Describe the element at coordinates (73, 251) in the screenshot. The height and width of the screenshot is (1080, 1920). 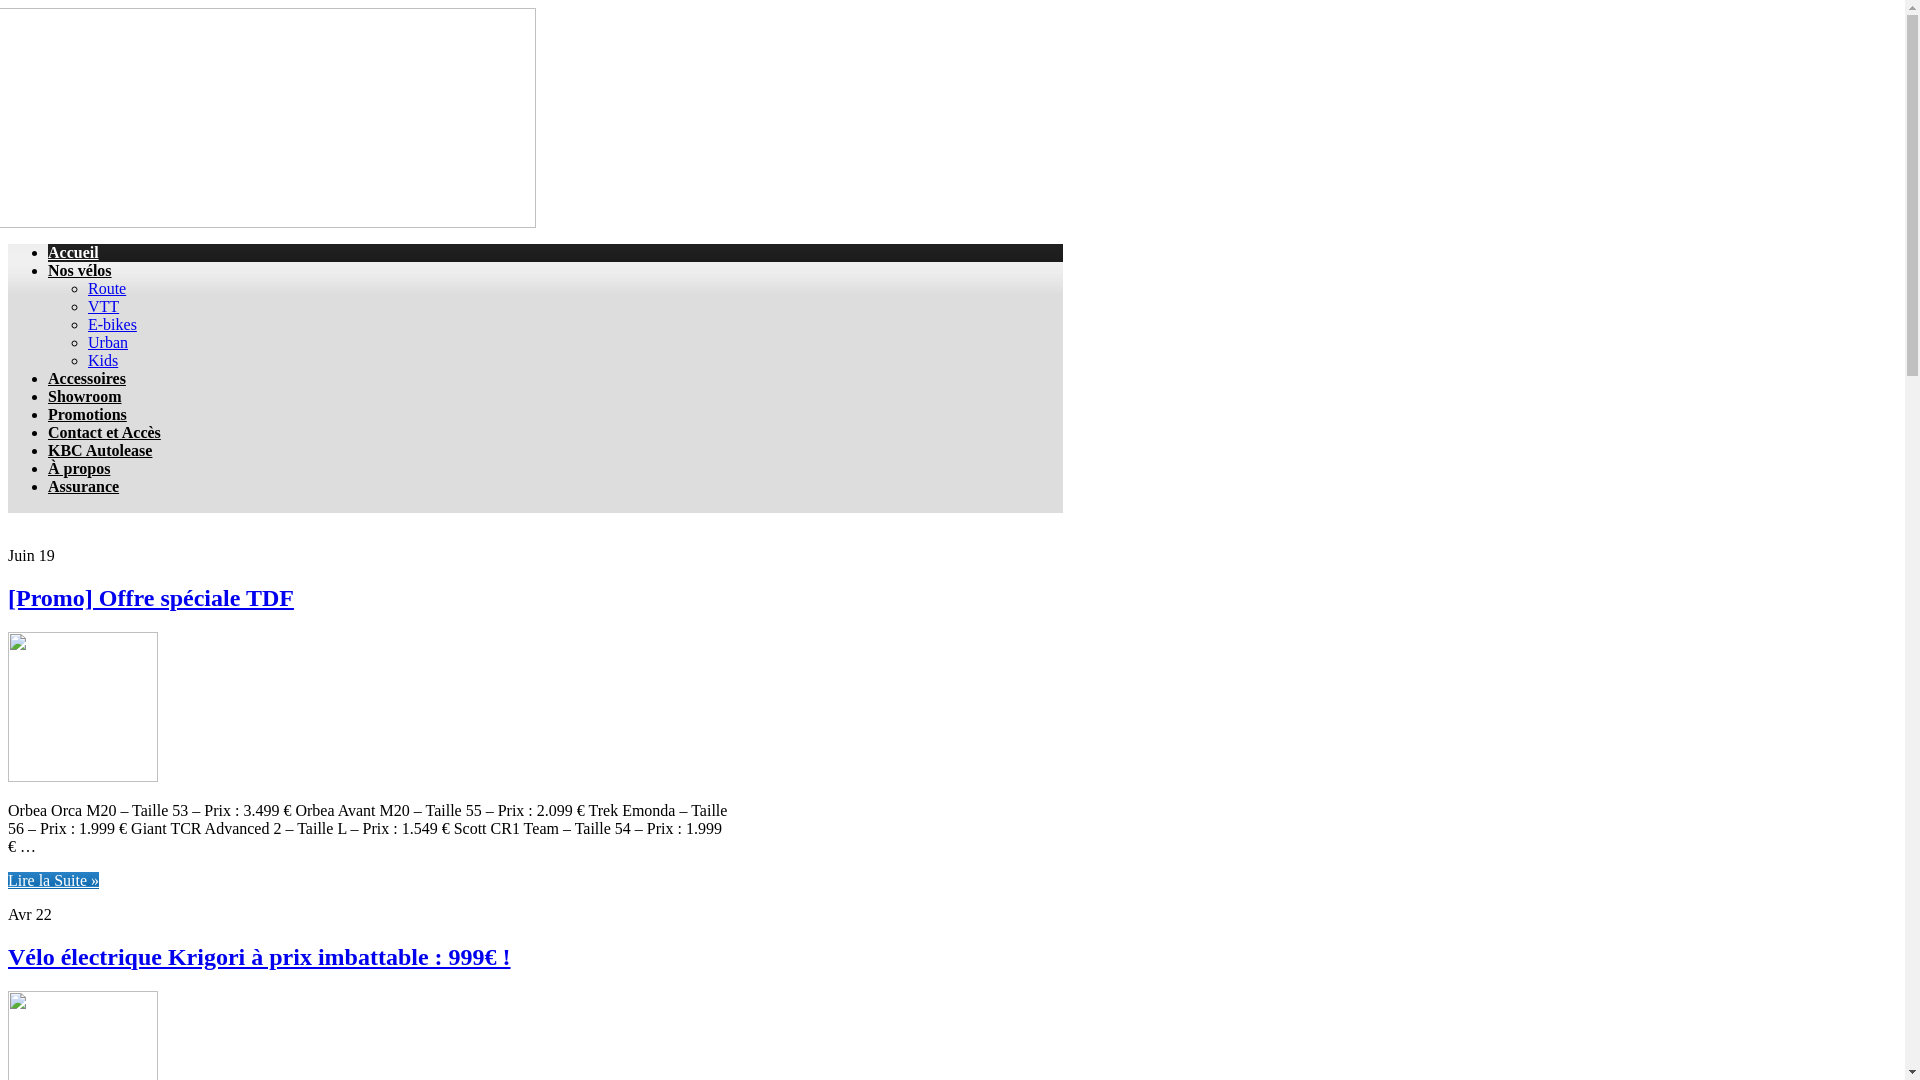
I see `'Accueil'` at that location.